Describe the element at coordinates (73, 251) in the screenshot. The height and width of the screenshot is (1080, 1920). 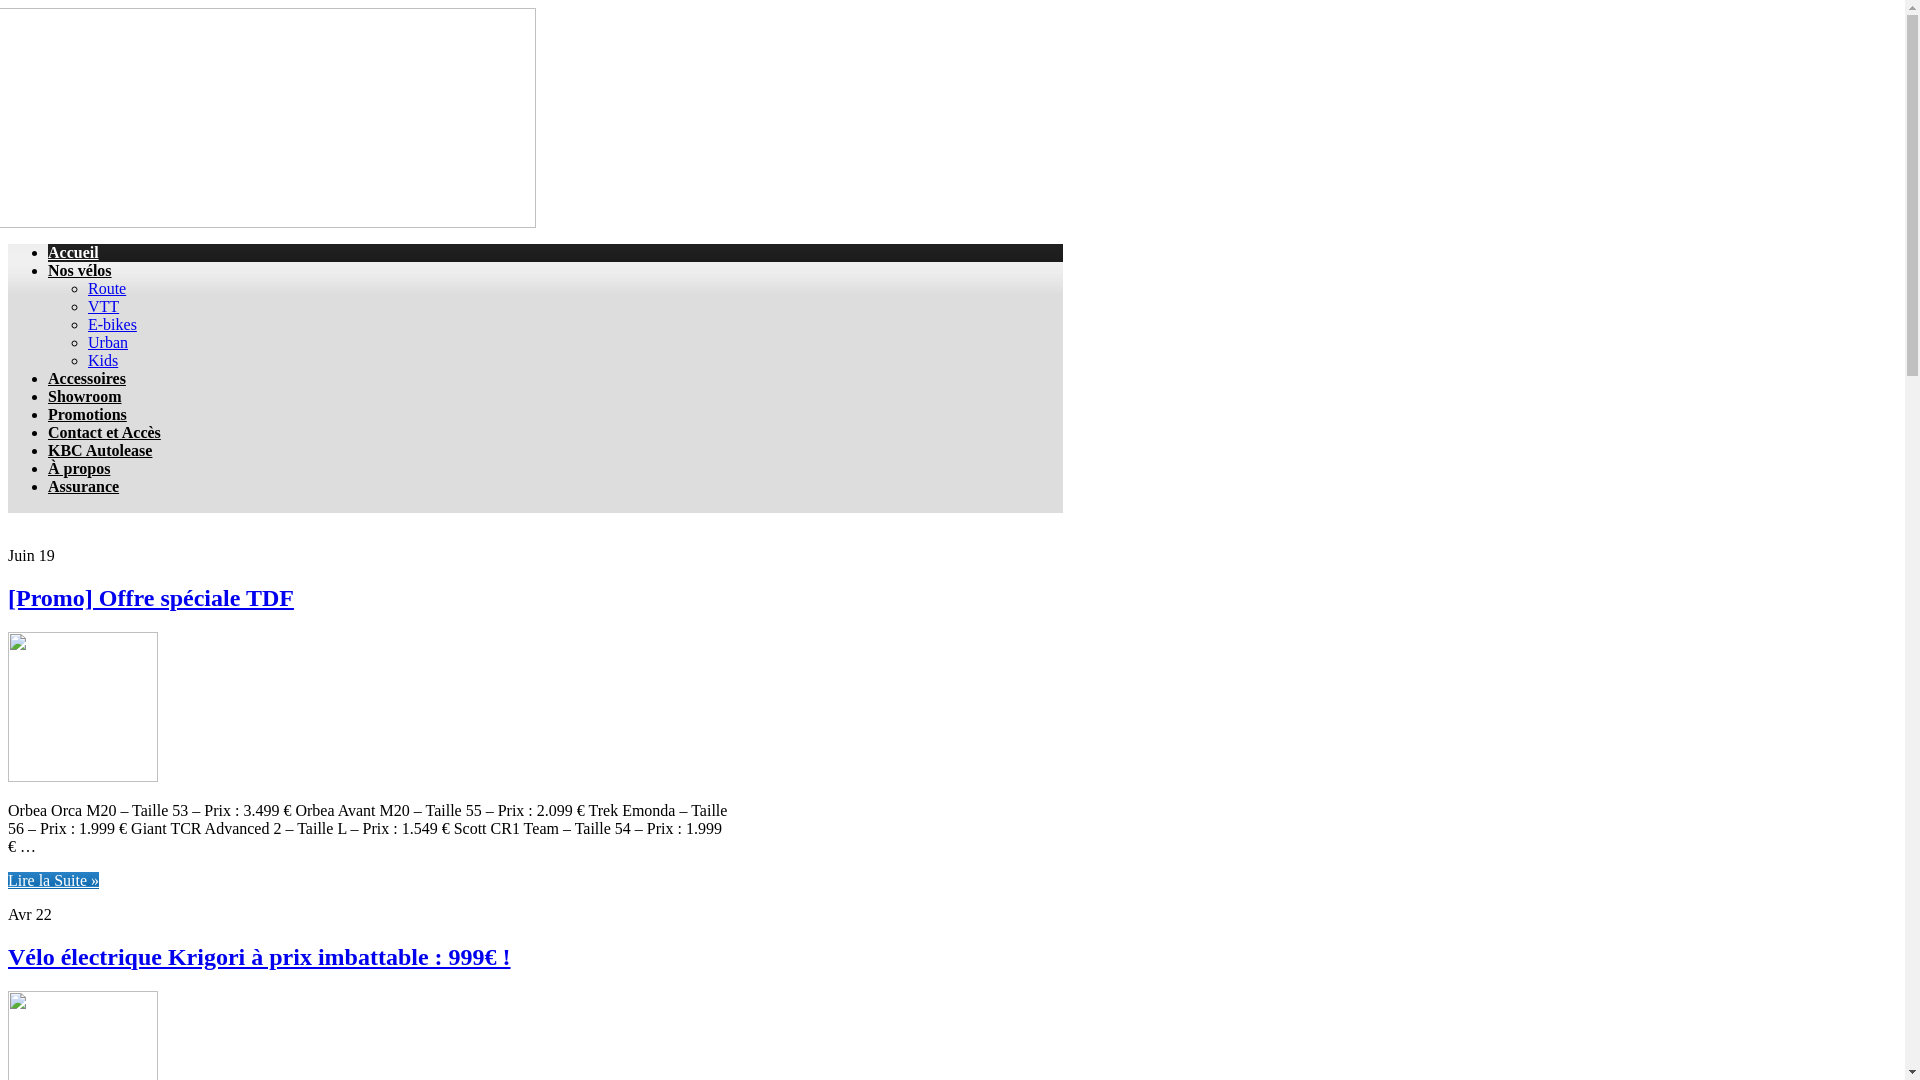
I see `'Accueil'` at that location.